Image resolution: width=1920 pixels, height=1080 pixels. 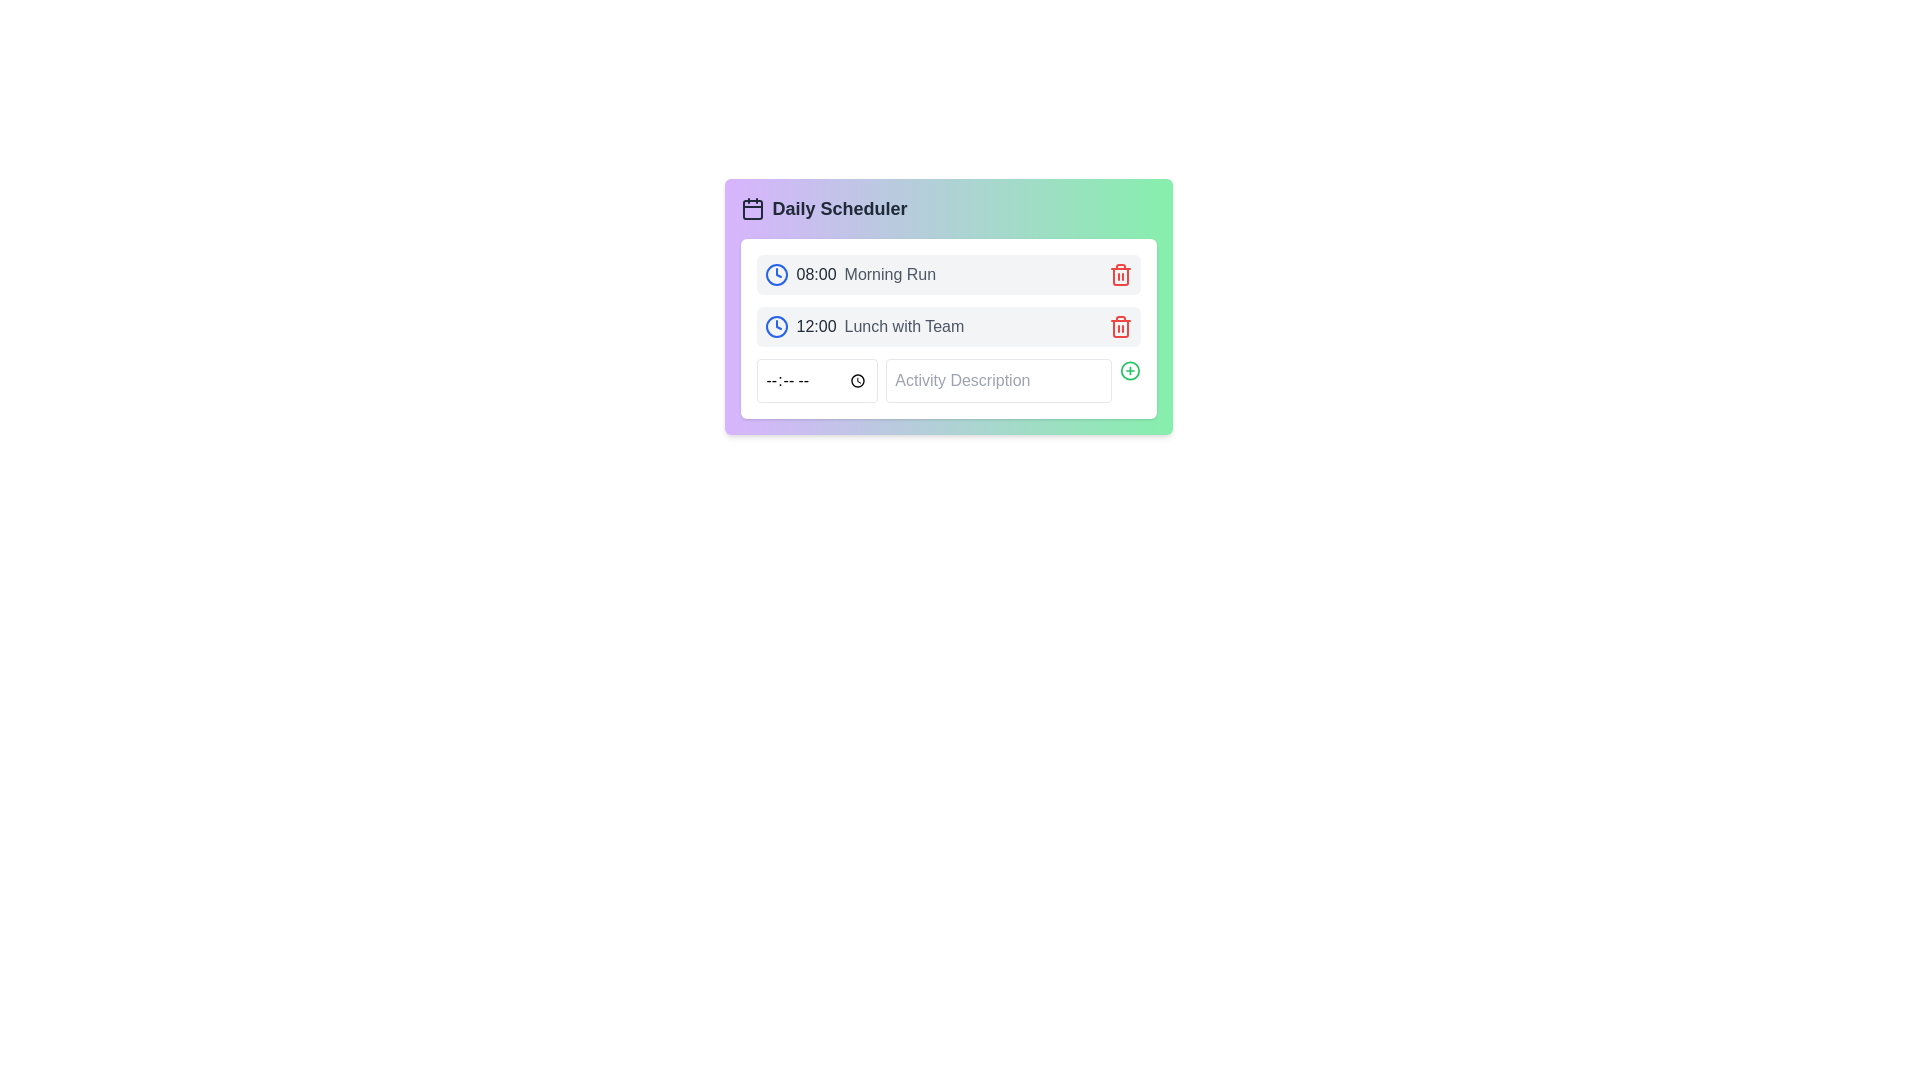 What do you see at coordinates (816, 274) in the screenshot?
I see `the text label displaying the time '08:00' in the Daily Scheduler component, which is styled in gray and positioned before the text 'Morning Run'` at bounding box center [816, 274].